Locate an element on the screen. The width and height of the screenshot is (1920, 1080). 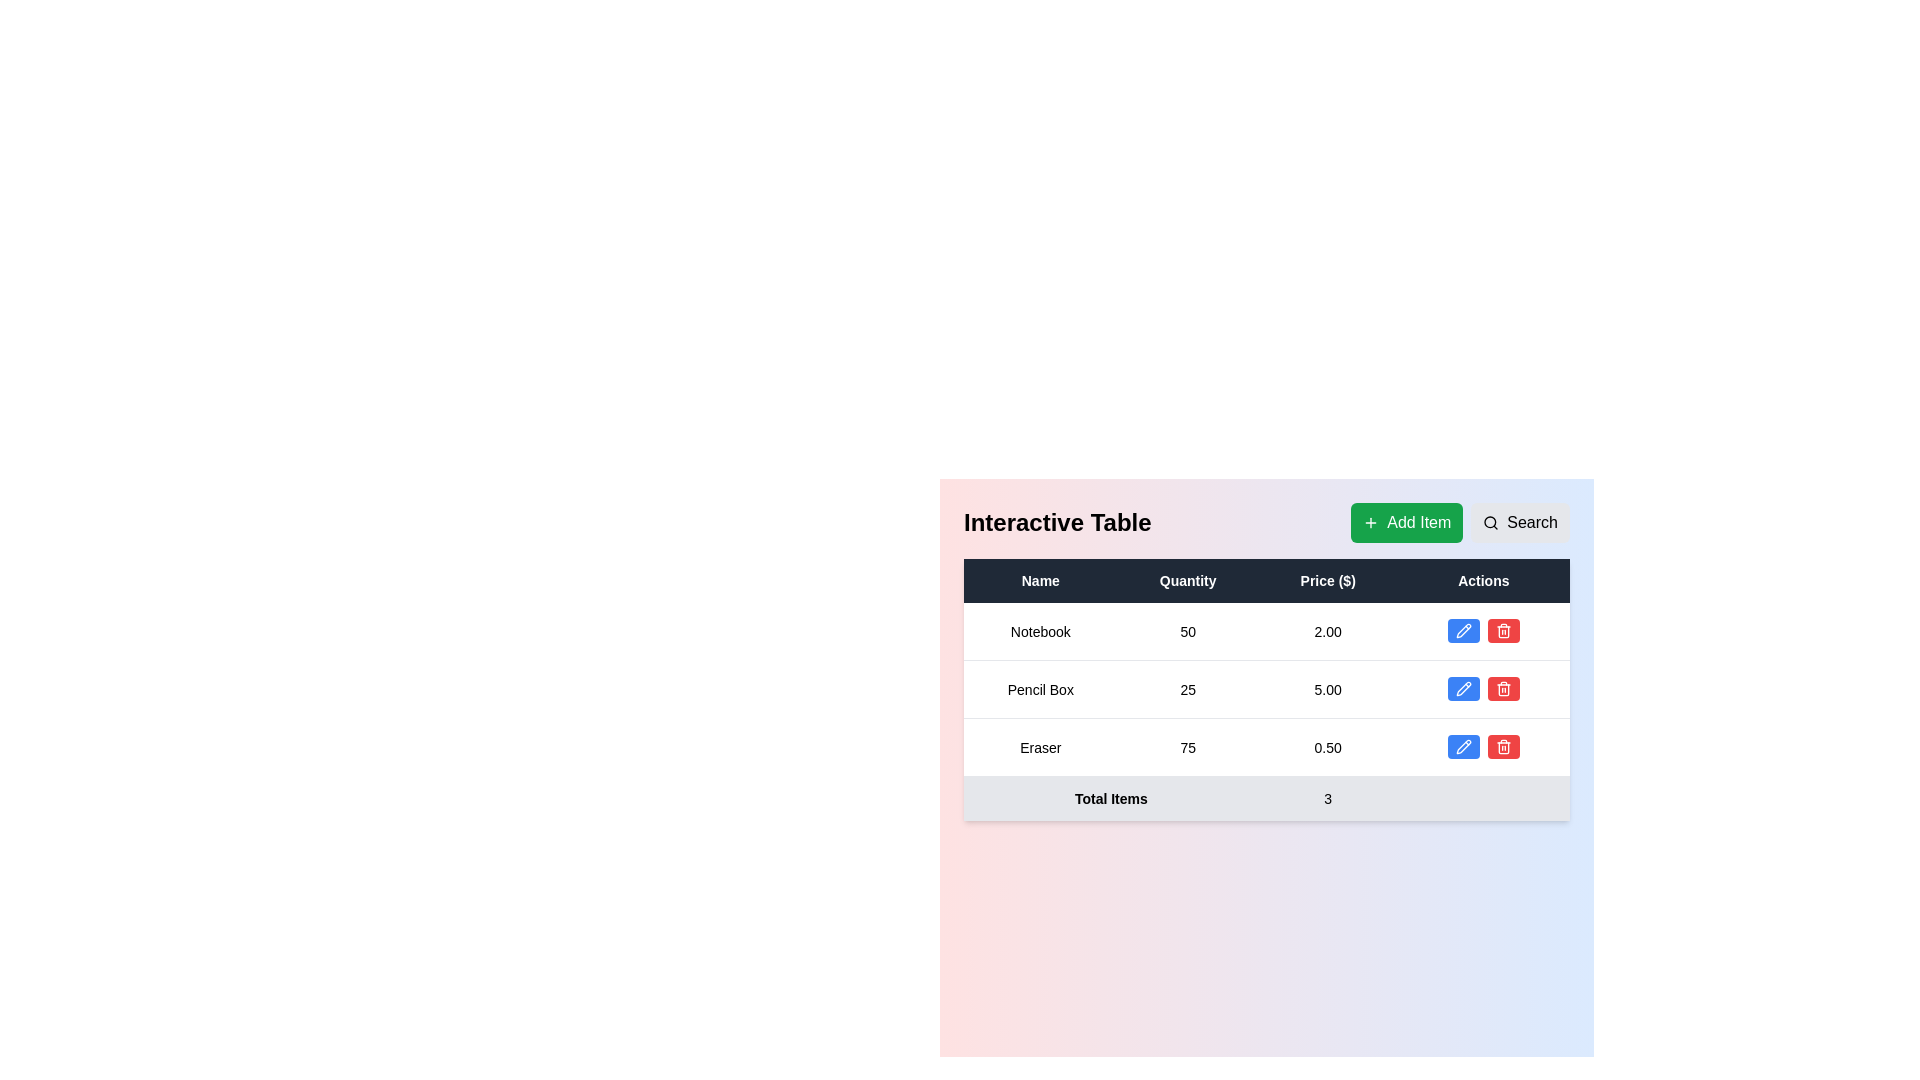
the edit button in the 'Actions' column of the table, which corresponds to the 'Eraser' row, to observe its hover effects is located at coordinates (1463, 747).